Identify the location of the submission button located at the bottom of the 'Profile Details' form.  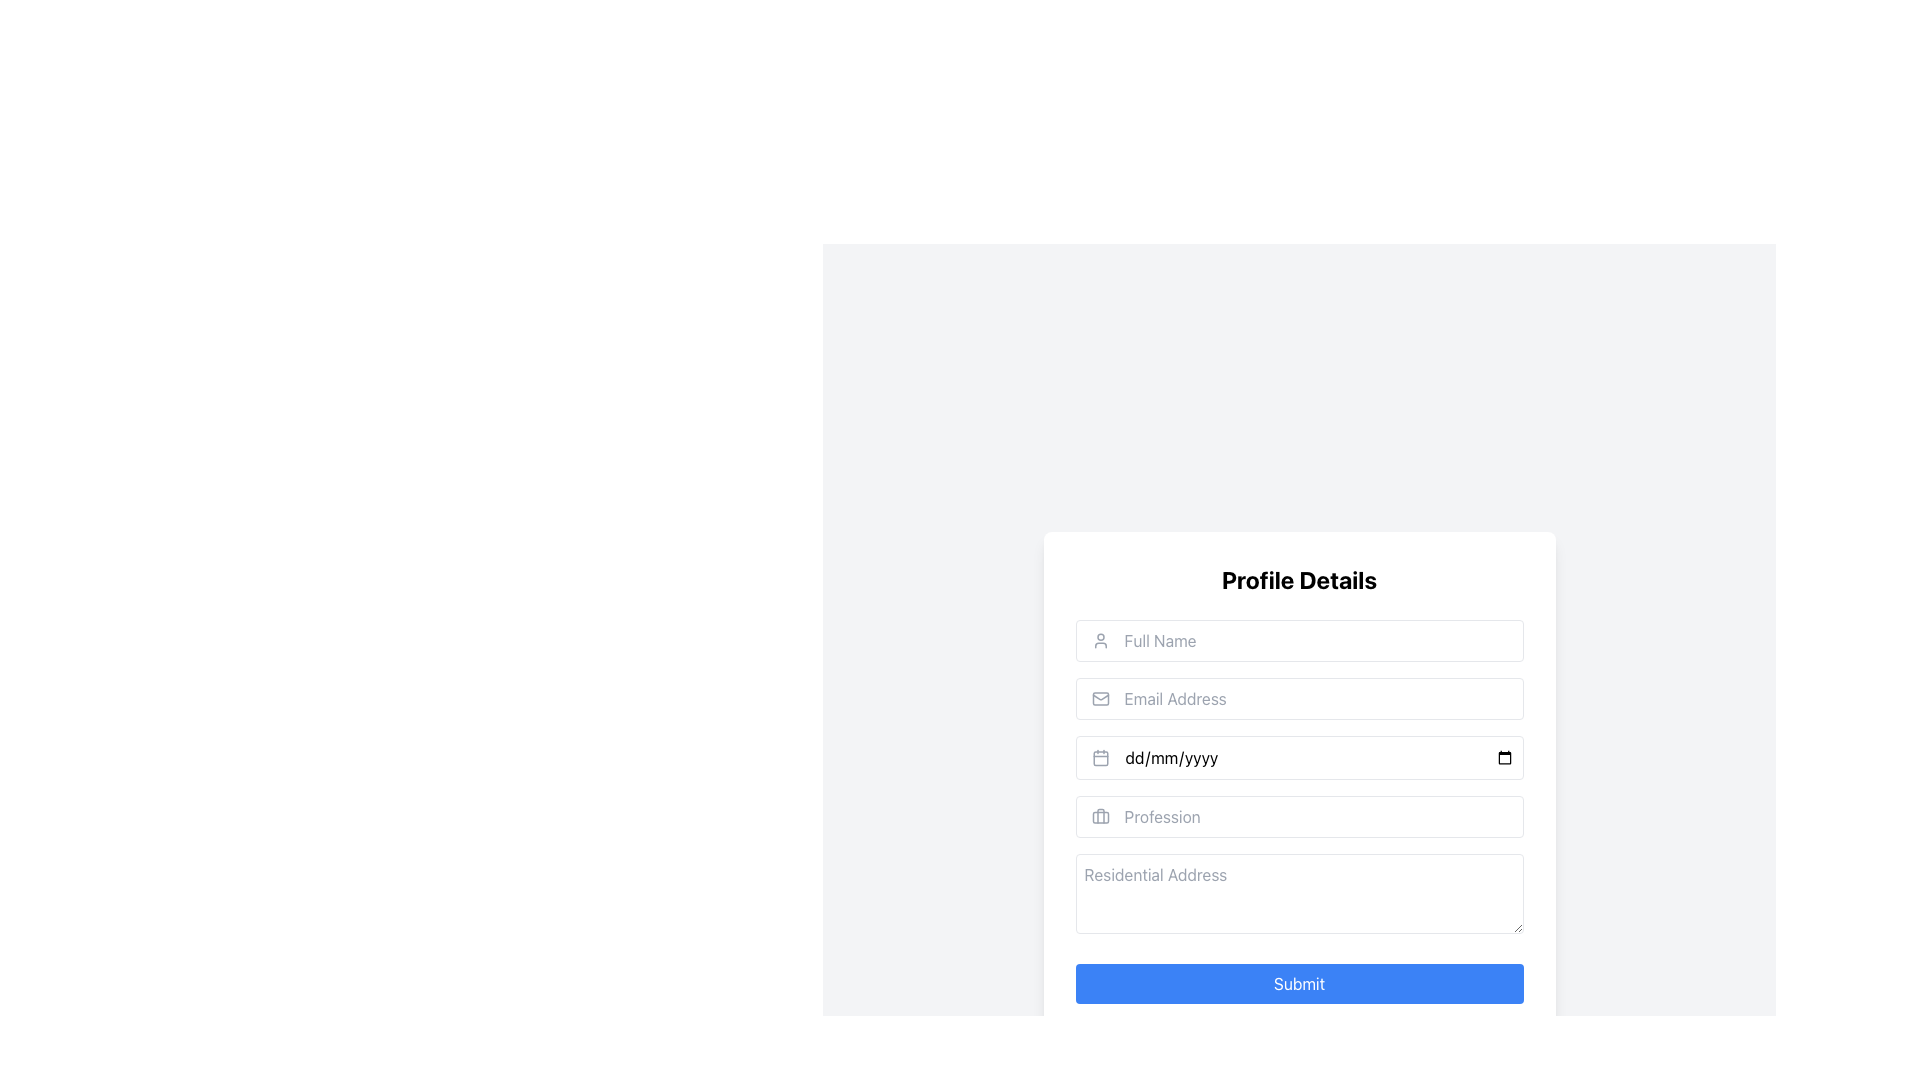
(1299, 982).